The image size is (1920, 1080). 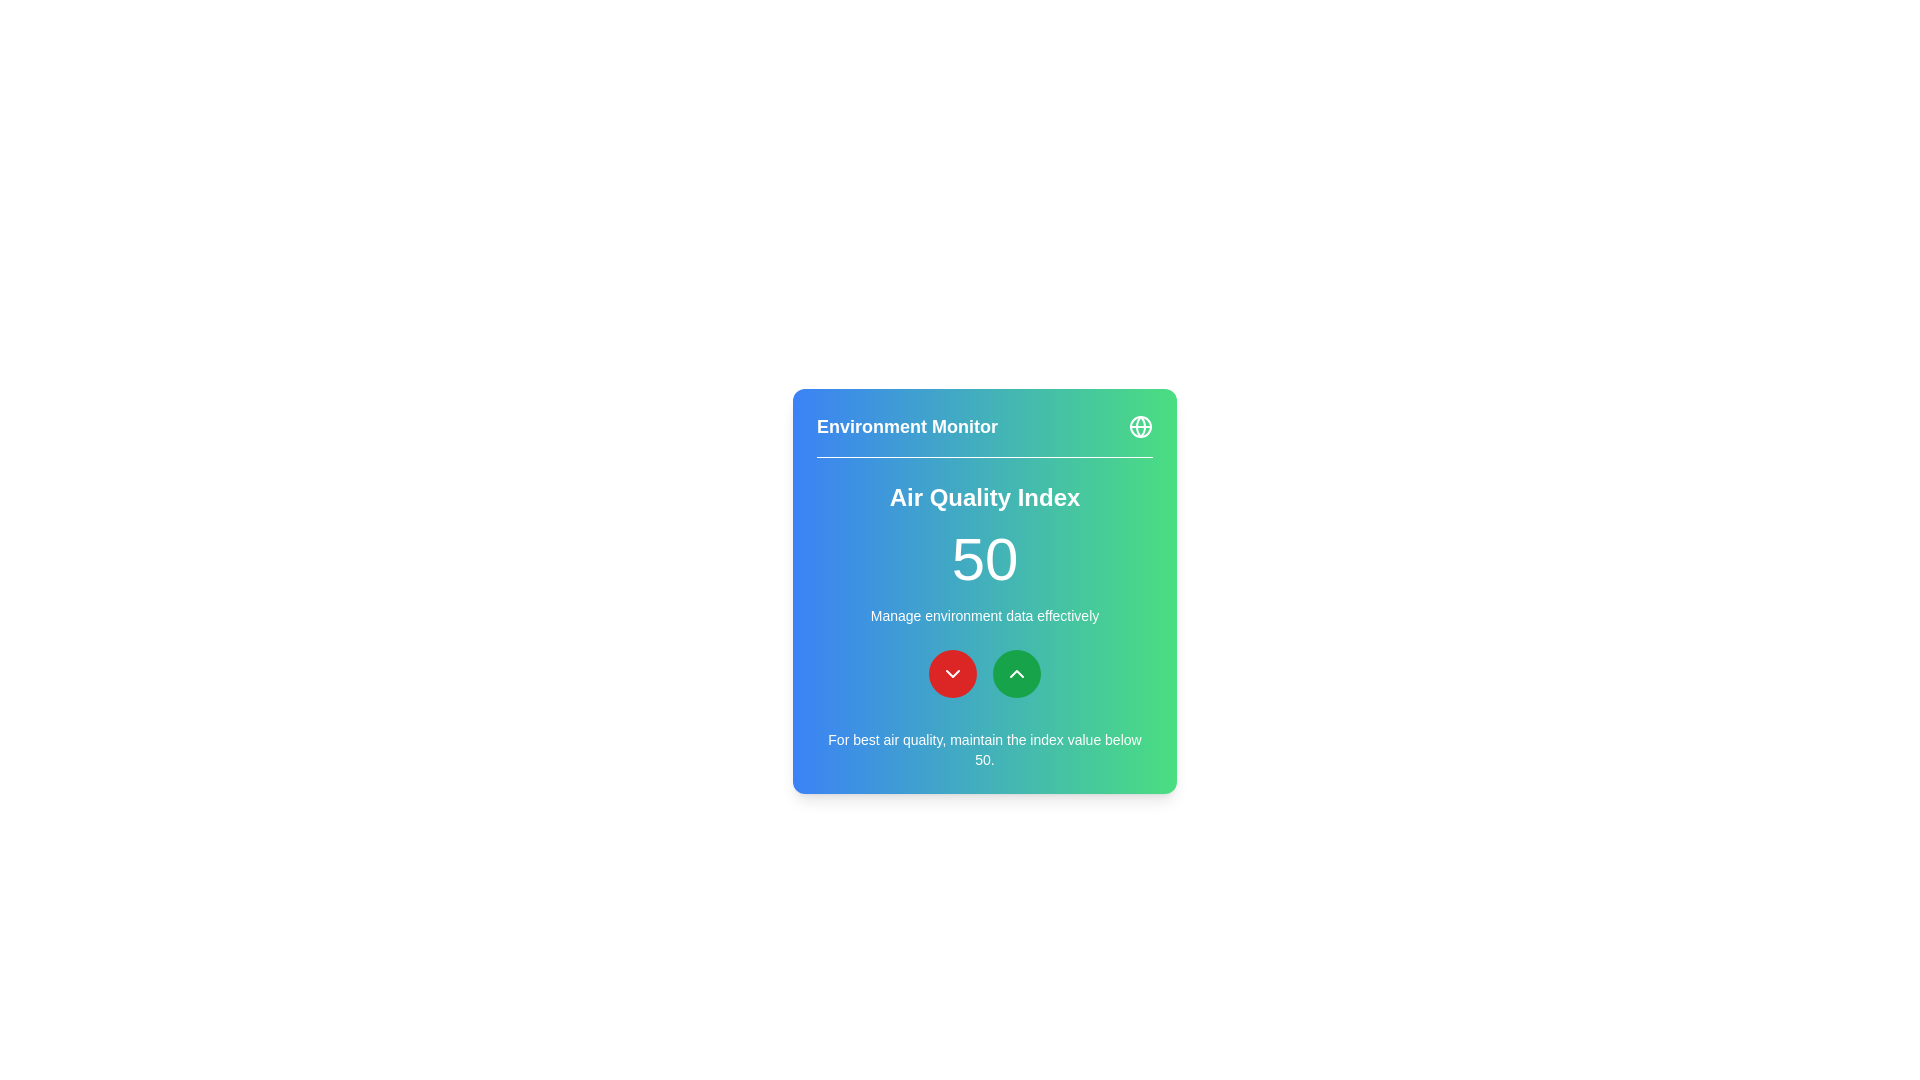 What do you see at coordinates (984, 554) in the screenshot?
I see `the Information Display Block that shows the current Air Quality Index value, positioned centrally below the 'Environment Monitor' section` at bounding box center [984, 554].